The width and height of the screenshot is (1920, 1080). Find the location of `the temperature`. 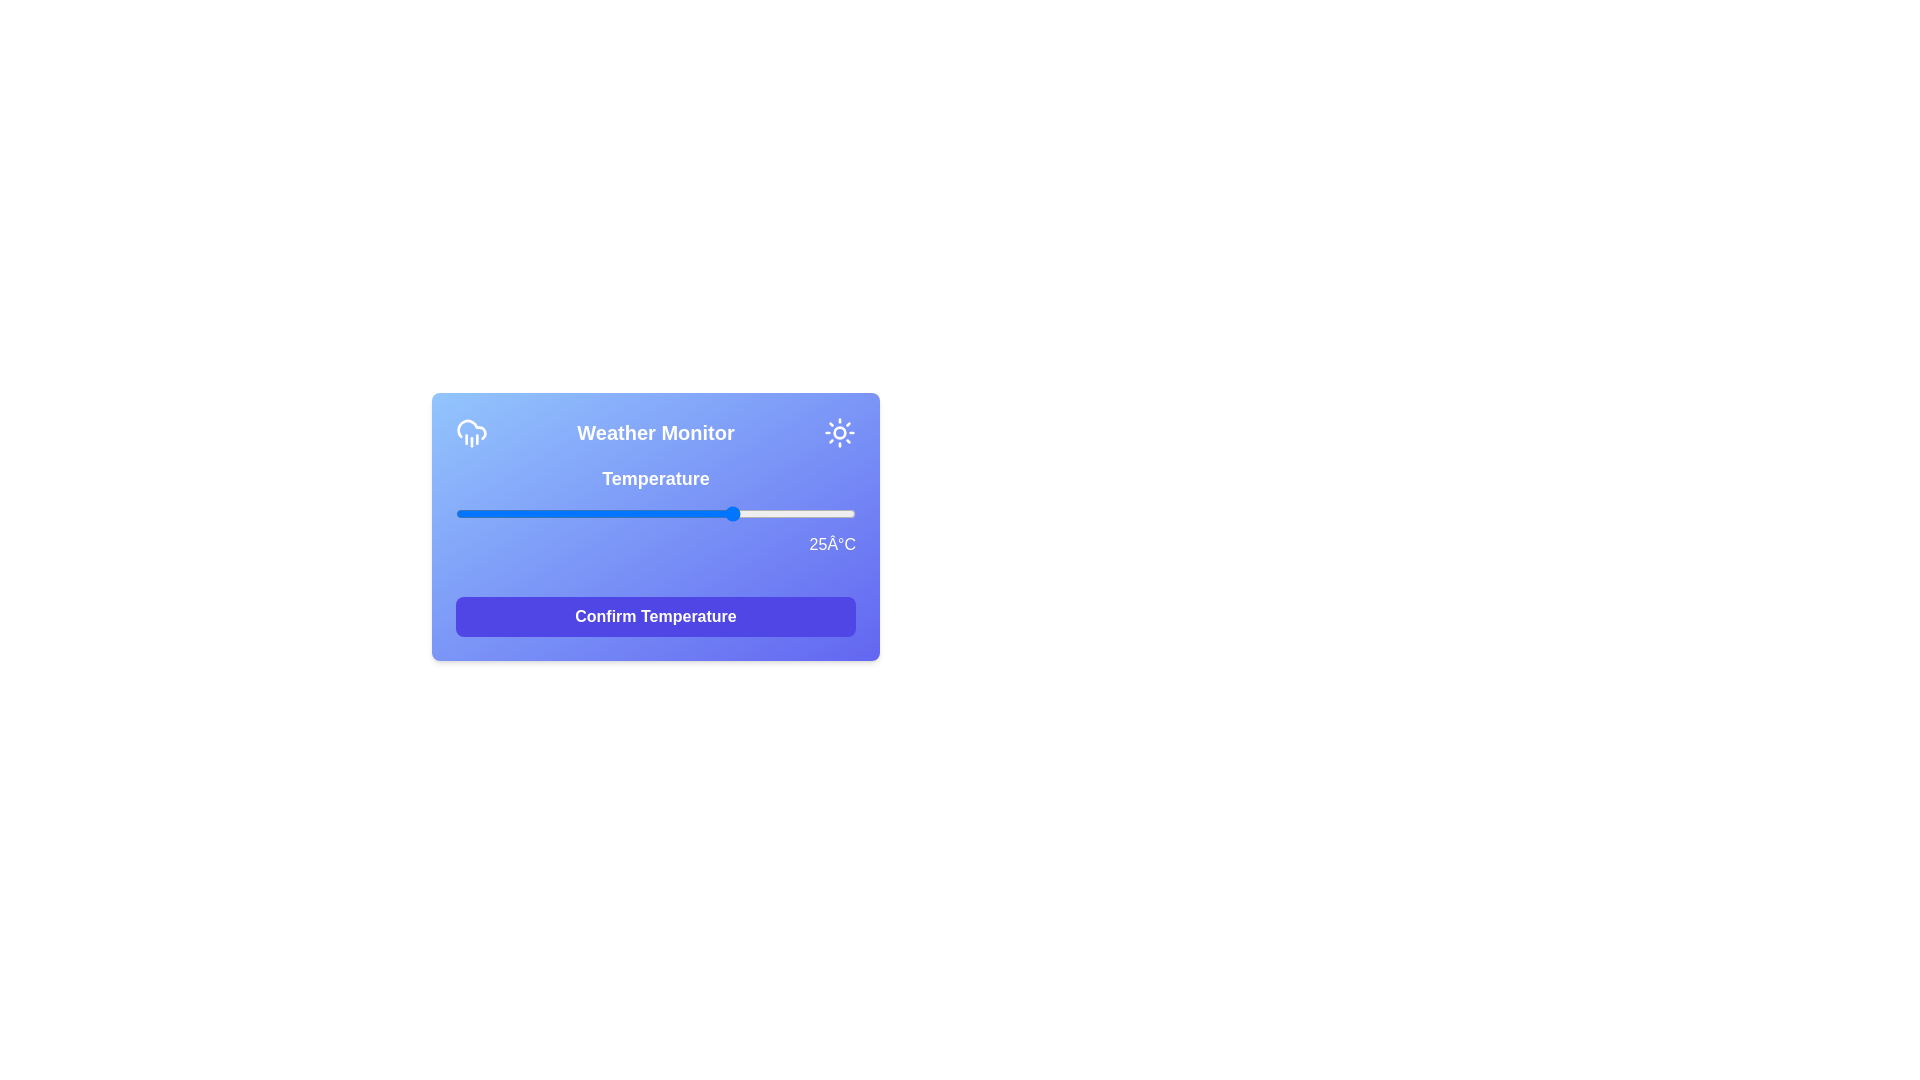

the temperature is located at coordinates (536, 512).